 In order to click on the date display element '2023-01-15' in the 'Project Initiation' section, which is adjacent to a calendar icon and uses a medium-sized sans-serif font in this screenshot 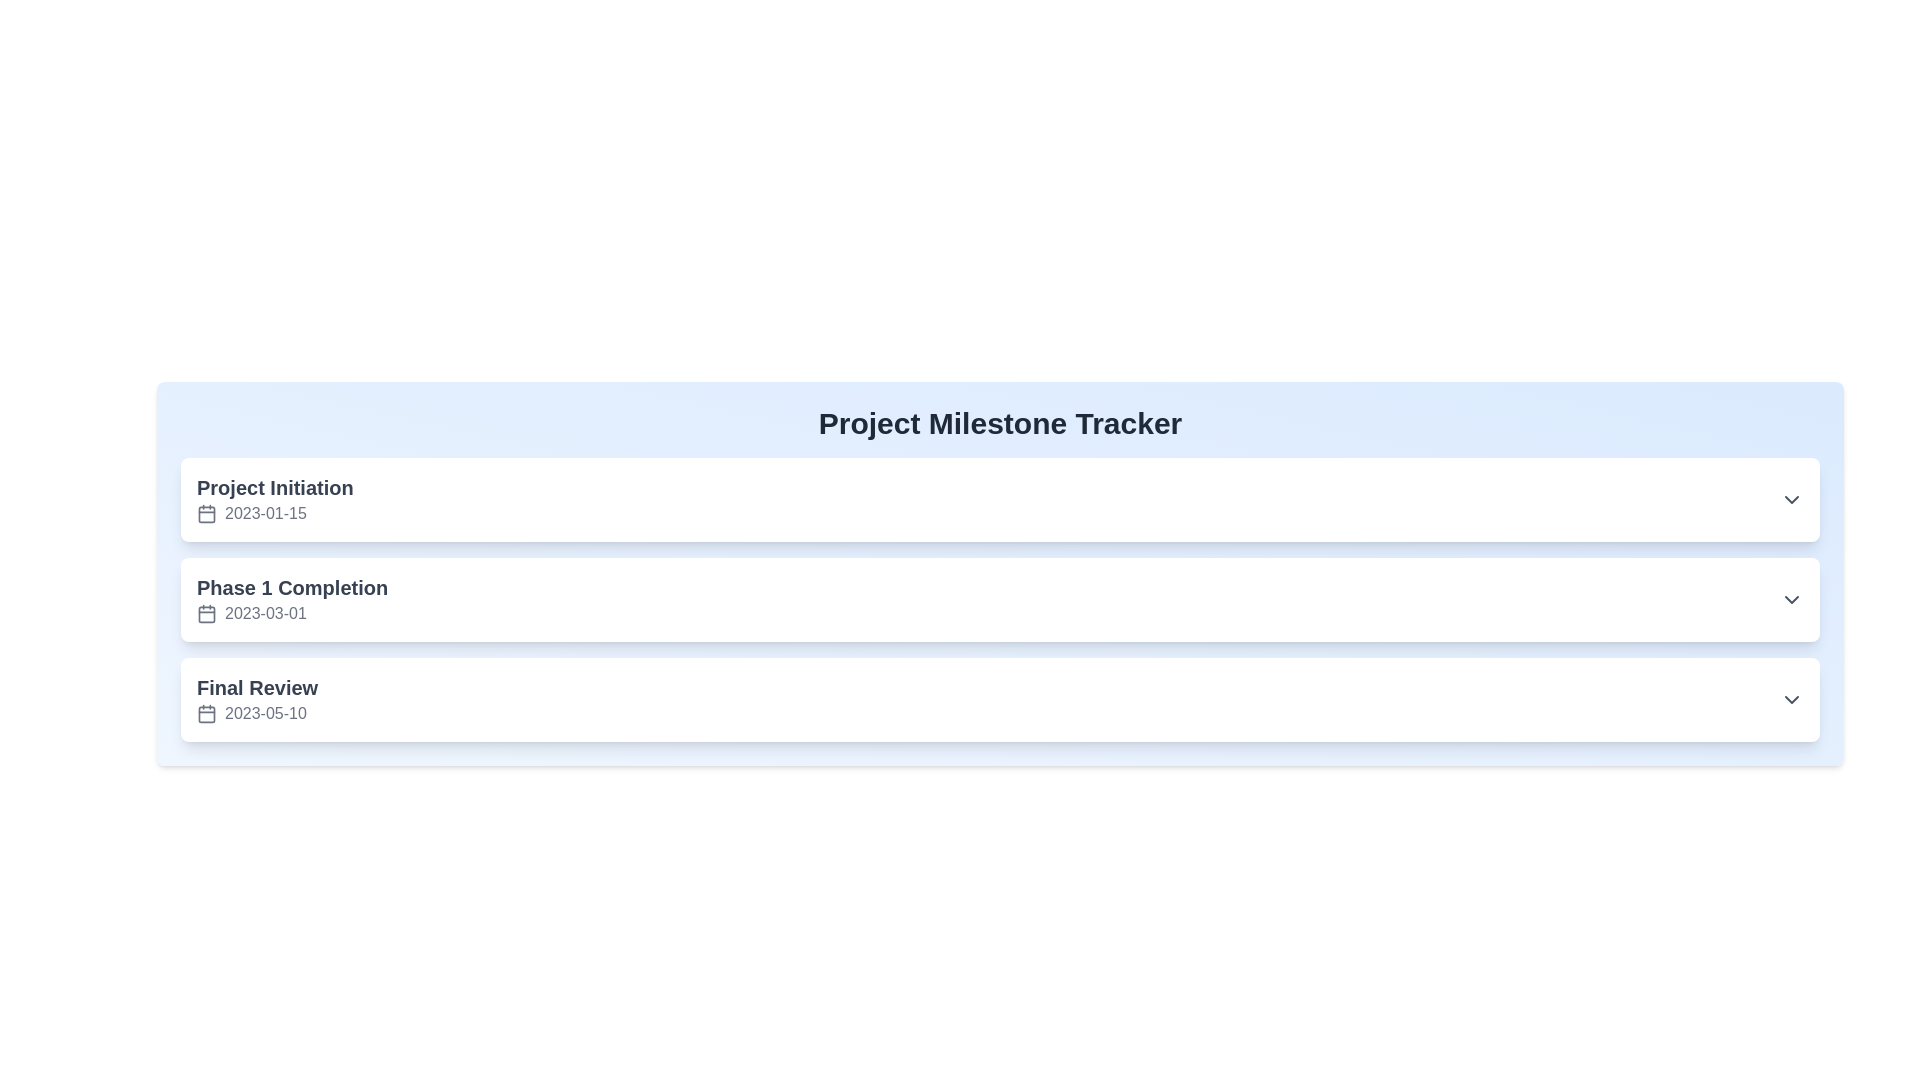, I will do `click(264, 512)`.